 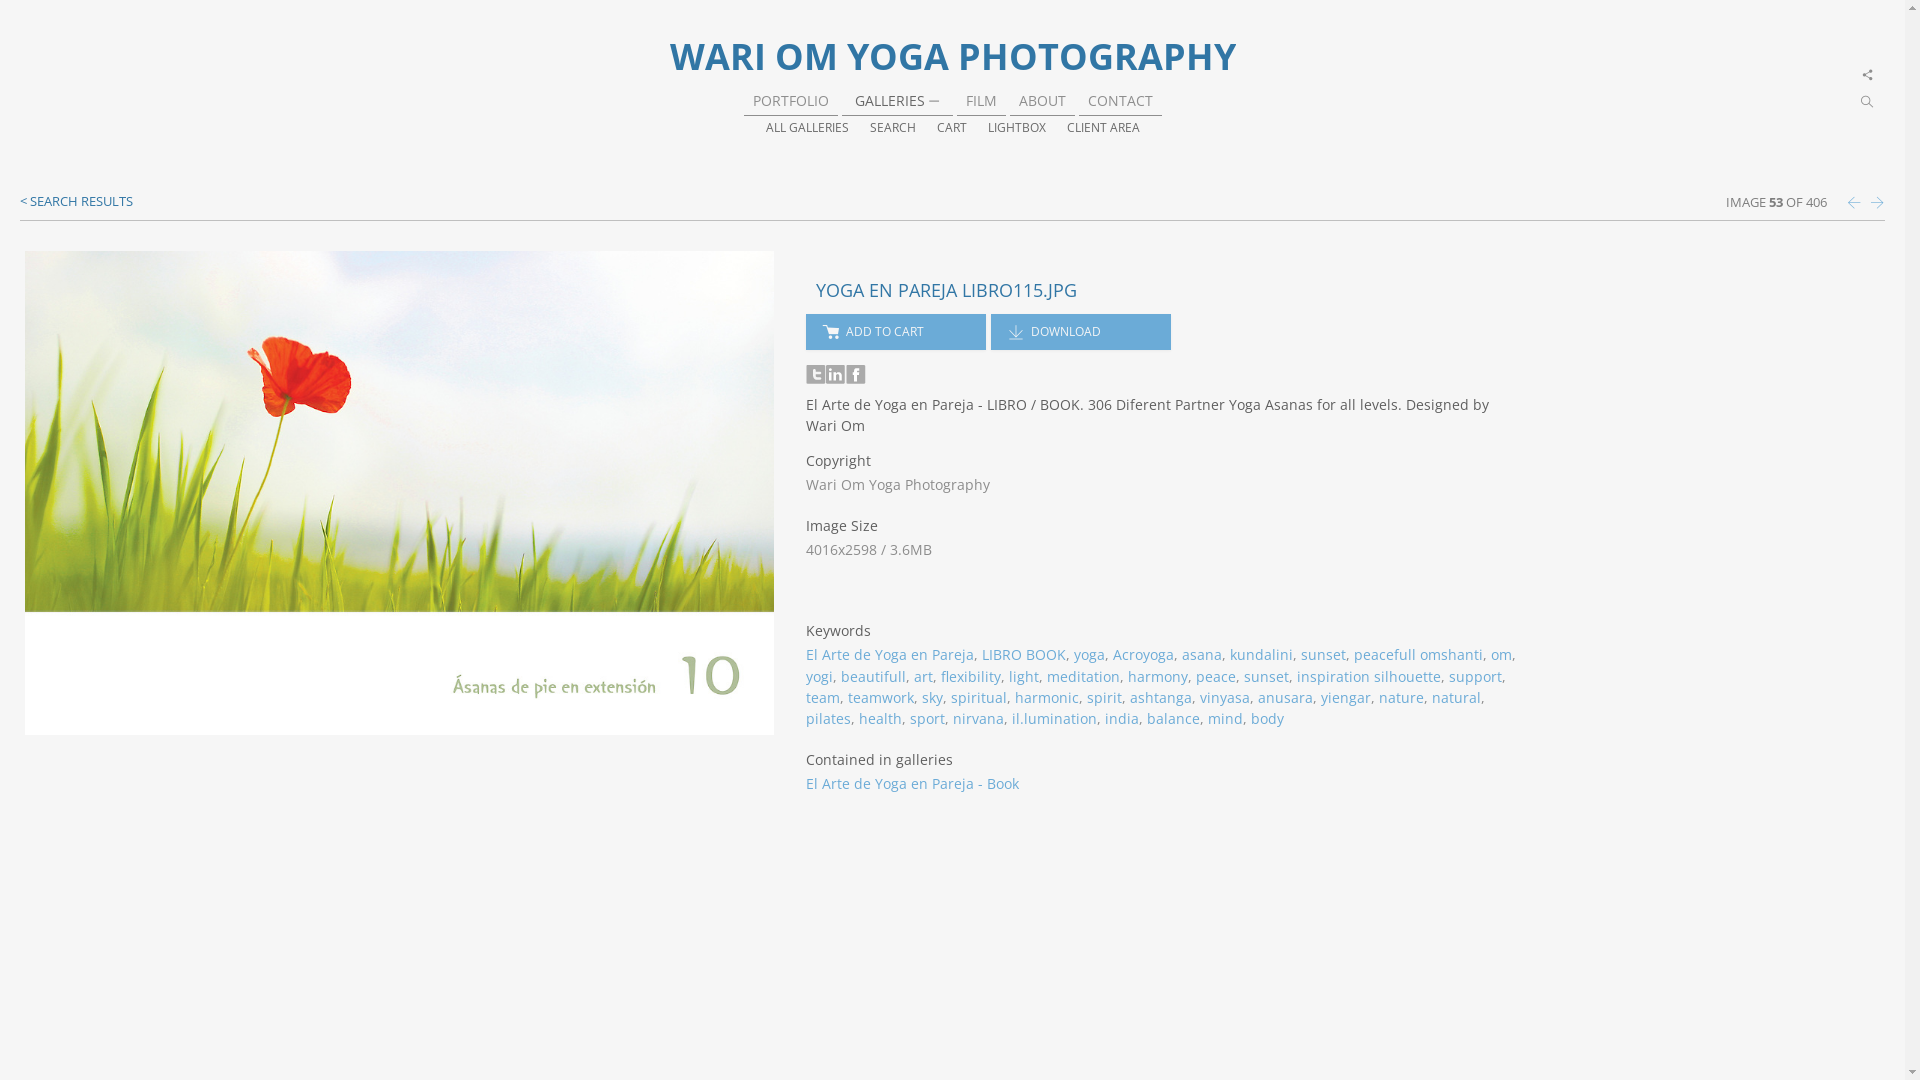 What do you see at coordinates (765, 127) in the screenshot?
I see `'ALL GALLERIES'` at bounding box center [765, 127].